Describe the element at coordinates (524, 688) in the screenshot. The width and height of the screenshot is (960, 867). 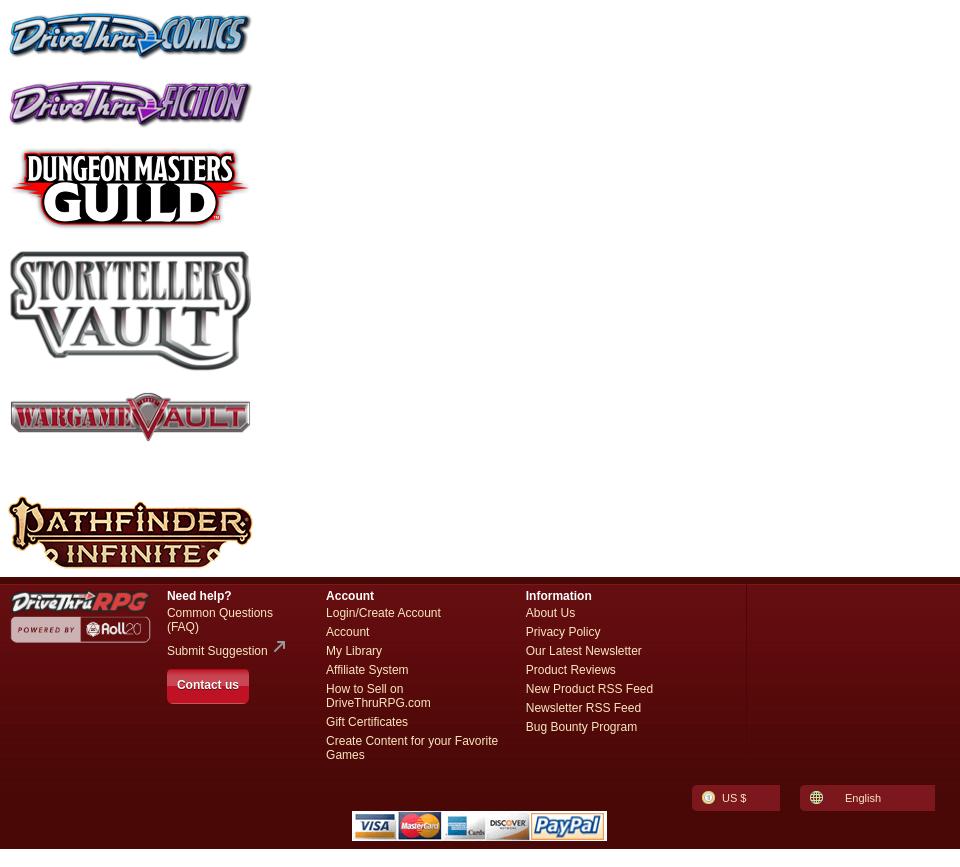
I see `'New Product RSS Feed'` at that location.